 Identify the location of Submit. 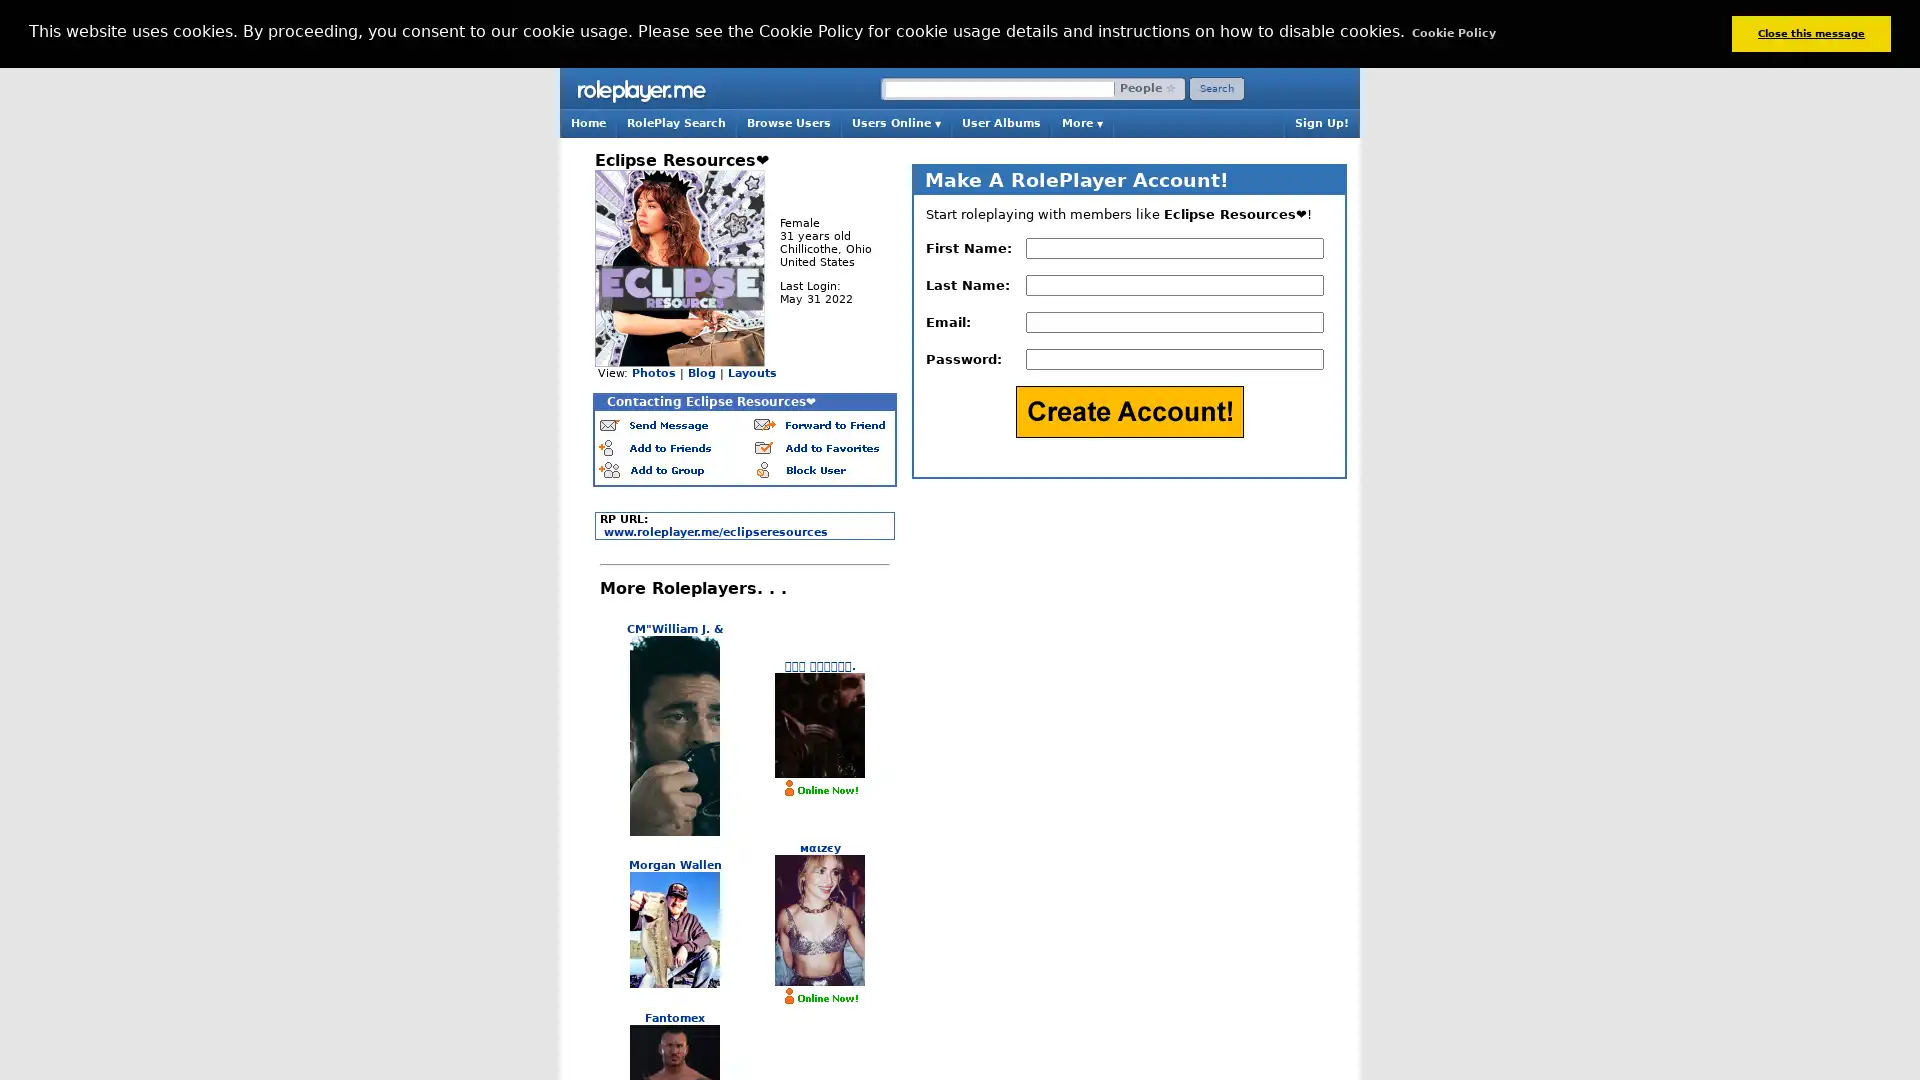
(1128, 410).